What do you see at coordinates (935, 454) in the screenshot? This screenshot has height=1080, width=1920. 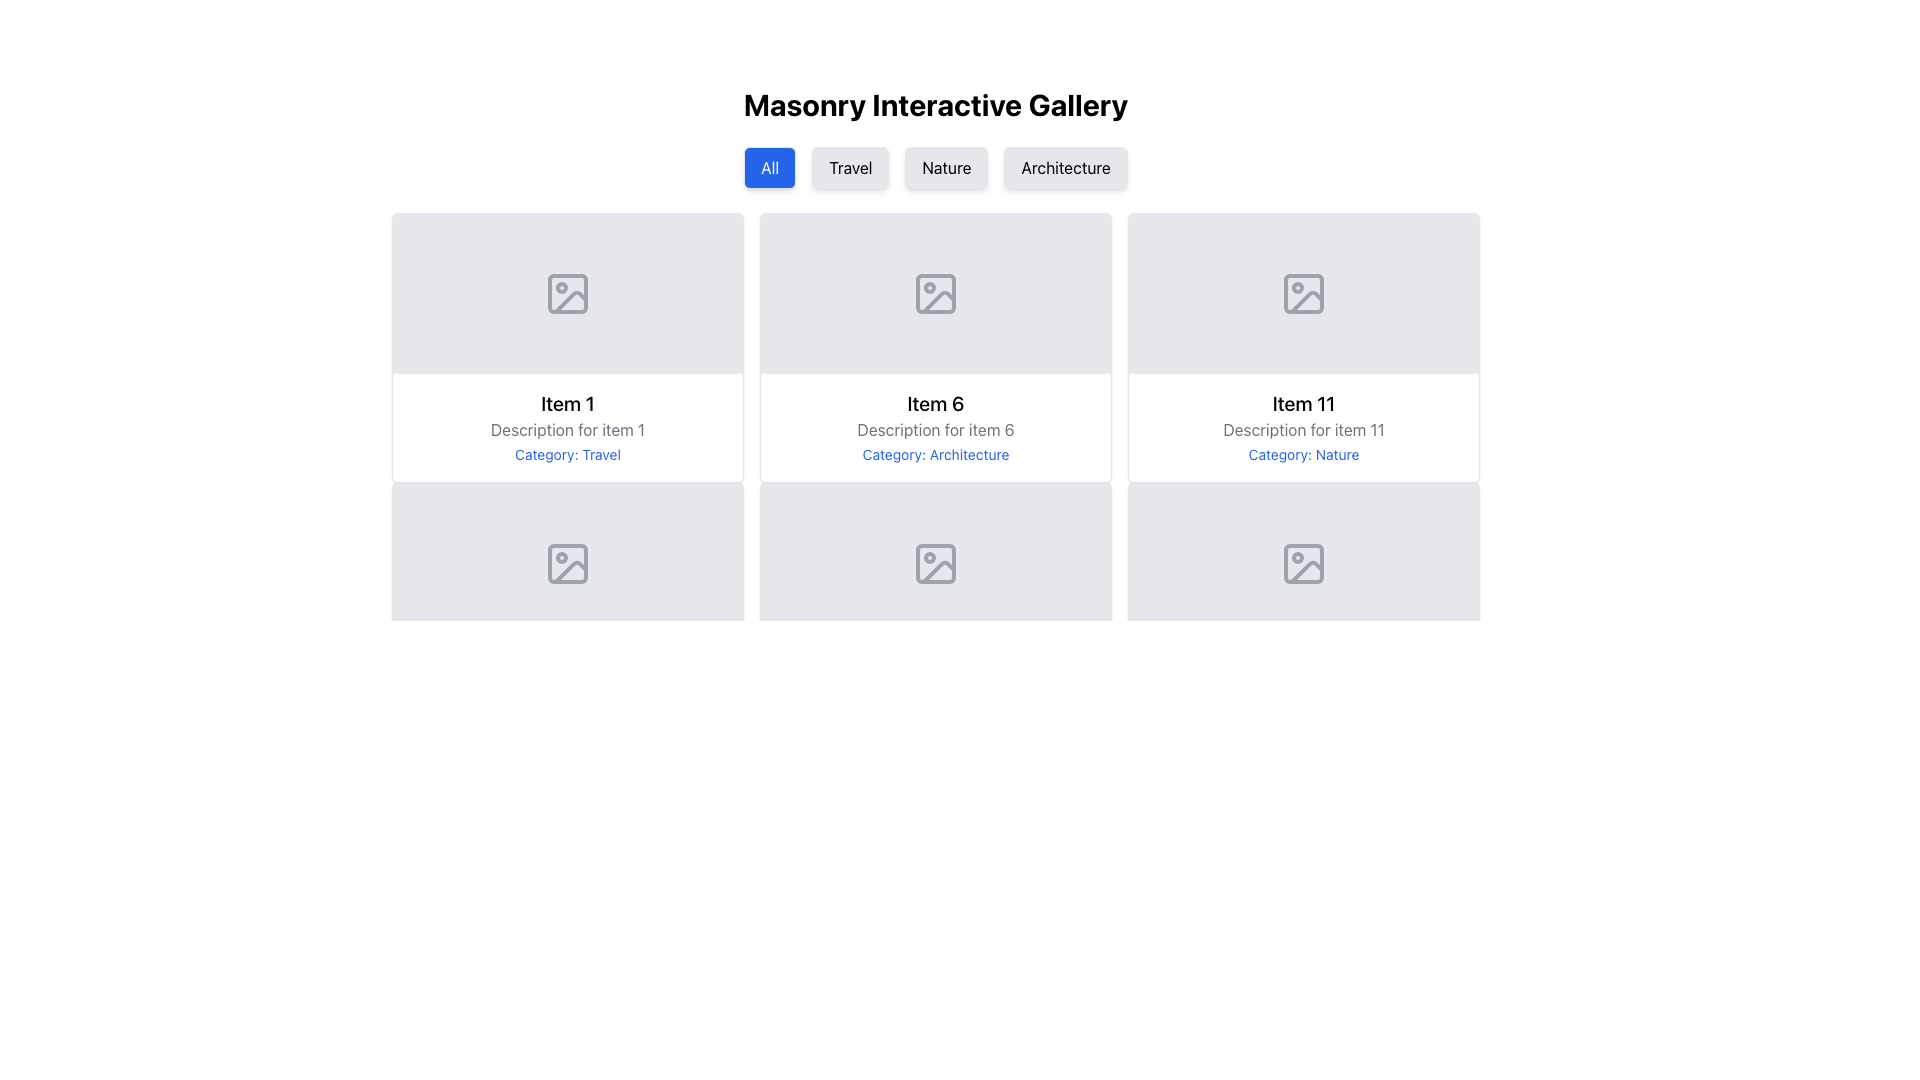 I see `the text label displaying 'Category: Architecture', which is styled in blue and located at the bottom of the 'Item 6' card` at bounding box center [935, 454].